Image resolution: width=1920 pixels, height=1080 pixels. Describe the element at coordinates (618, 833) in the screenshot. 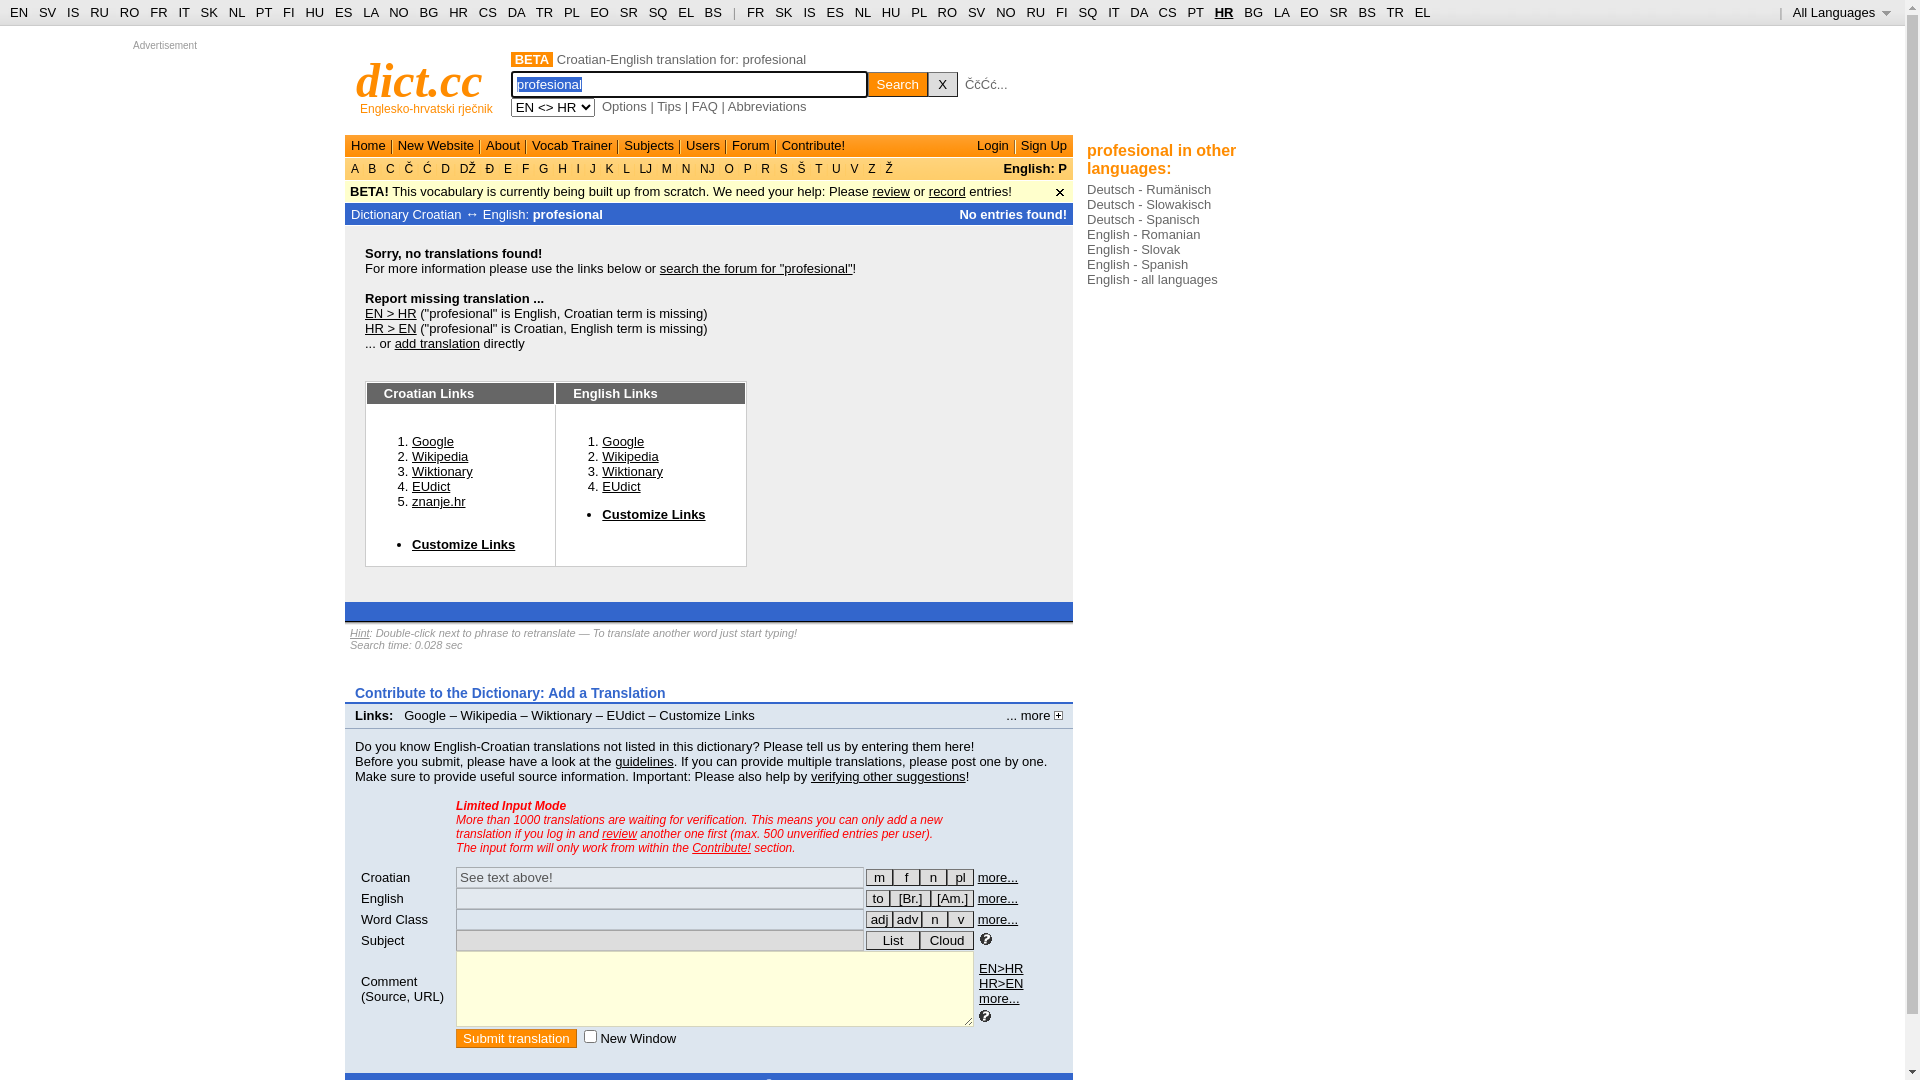

I see `'review'` at that location.